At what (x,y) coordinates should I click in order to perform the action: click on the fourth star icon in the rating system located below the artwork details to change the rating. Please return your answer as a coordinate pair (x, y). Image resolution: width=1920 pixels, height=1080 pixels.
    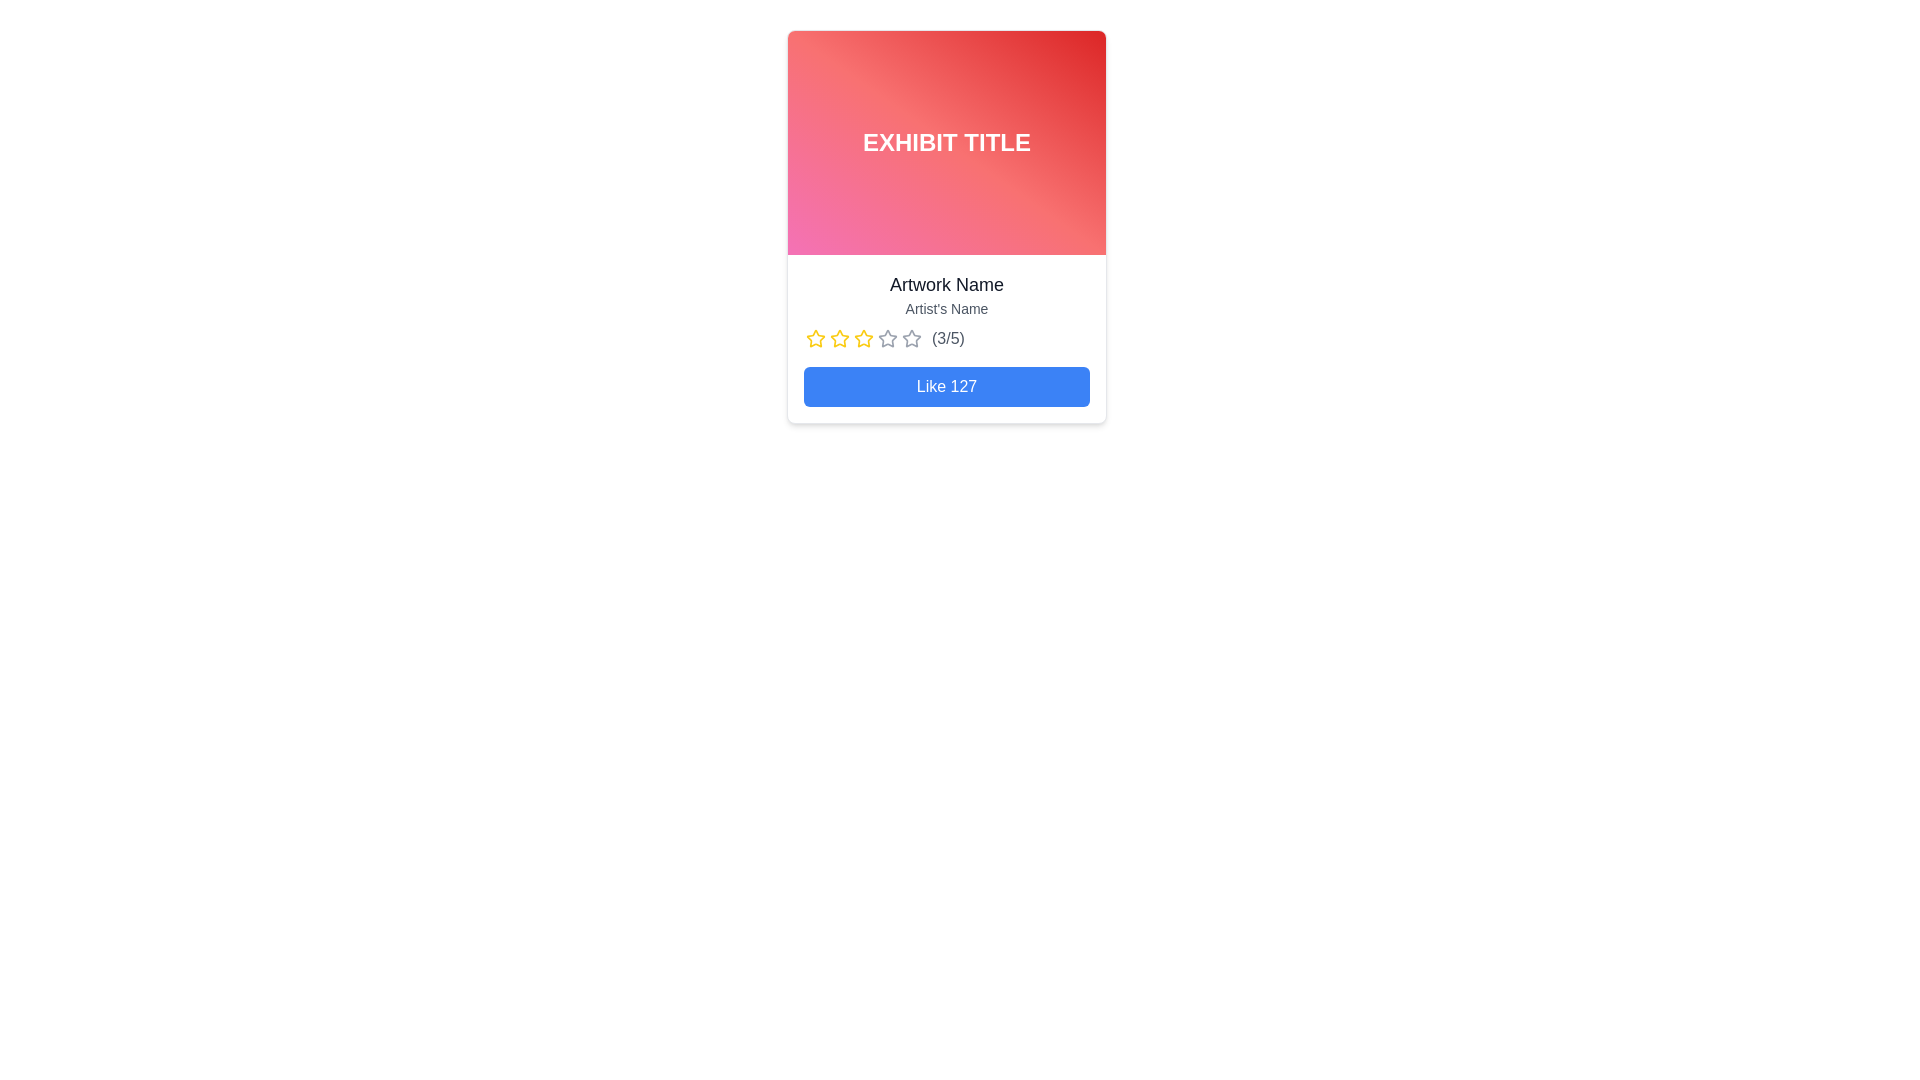
    Looking at the image, I should click on (864, 338).